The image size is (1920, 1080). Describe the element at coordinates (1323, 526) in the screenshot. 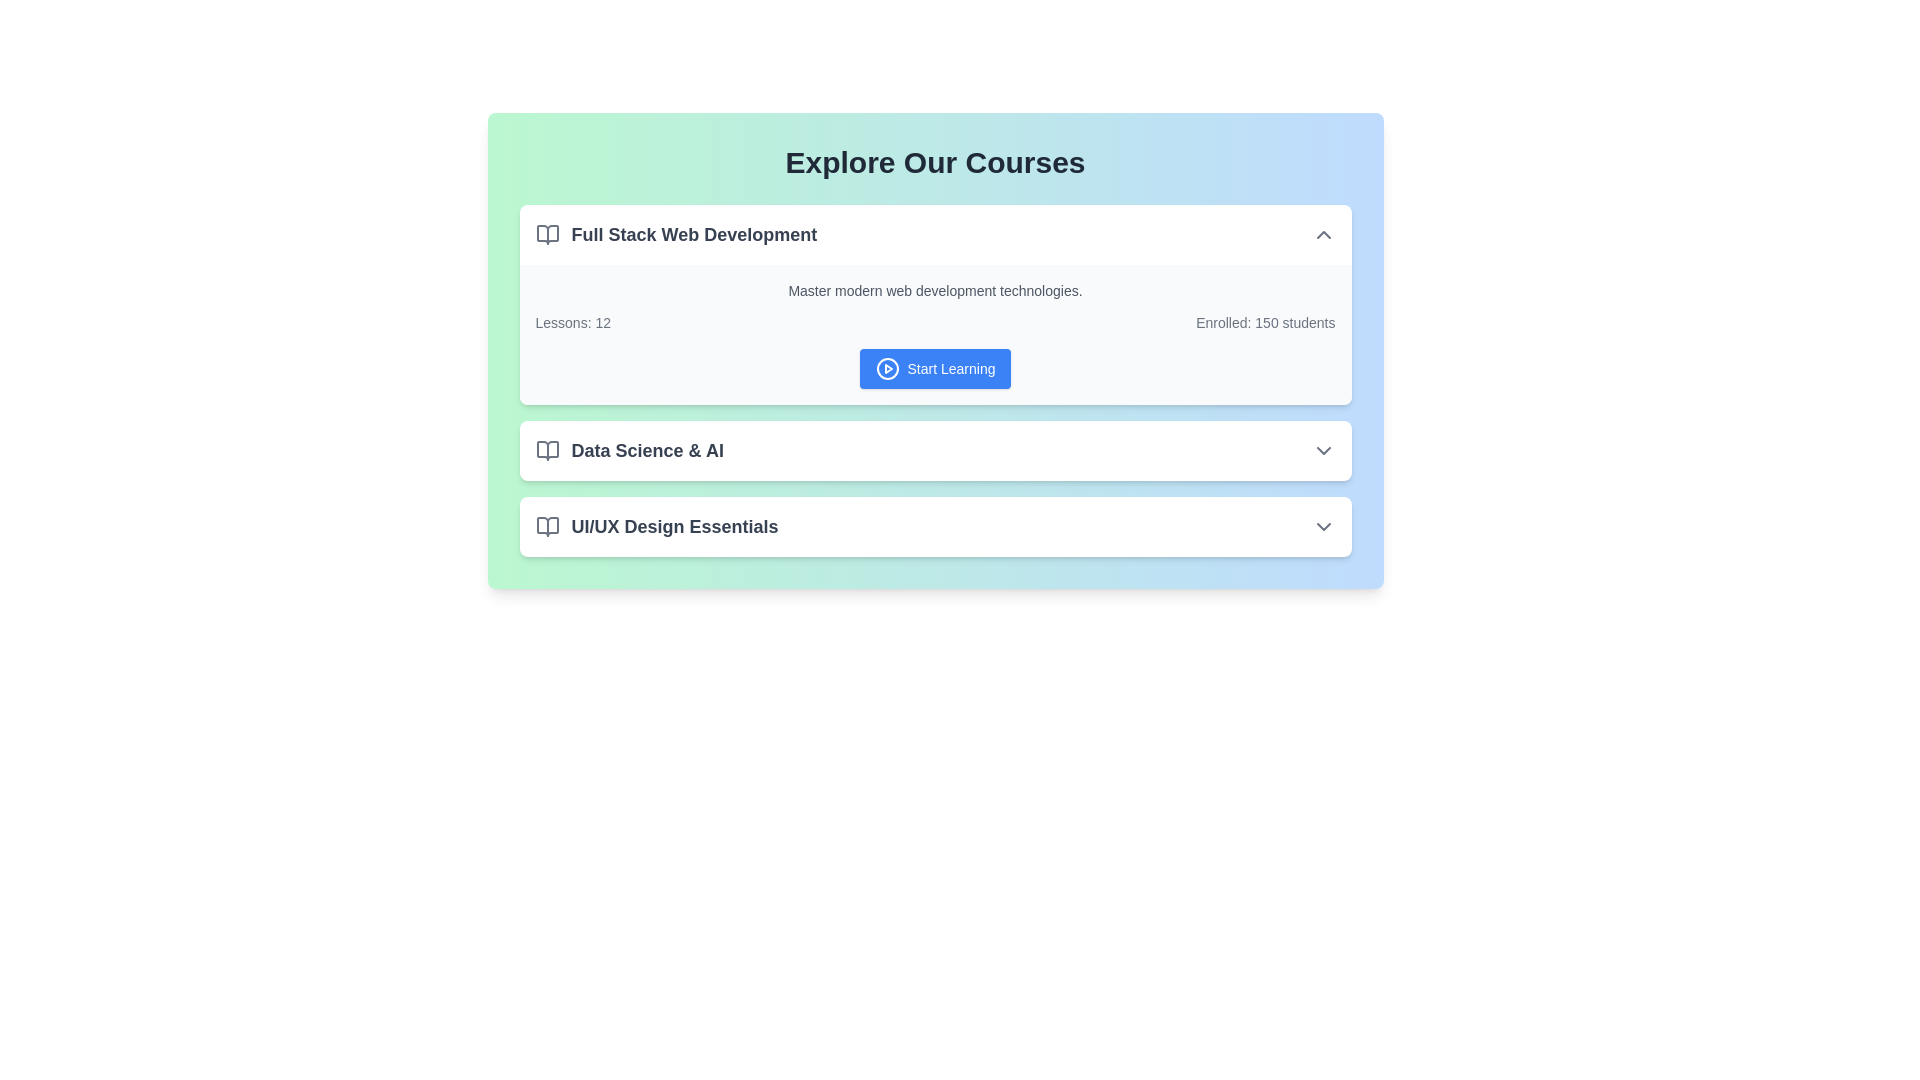

I see `the downward-facing chevron icon, styled in gray with rounded edges, located at the far right of the 'UI/UX Design Essentials' section header` at that location.